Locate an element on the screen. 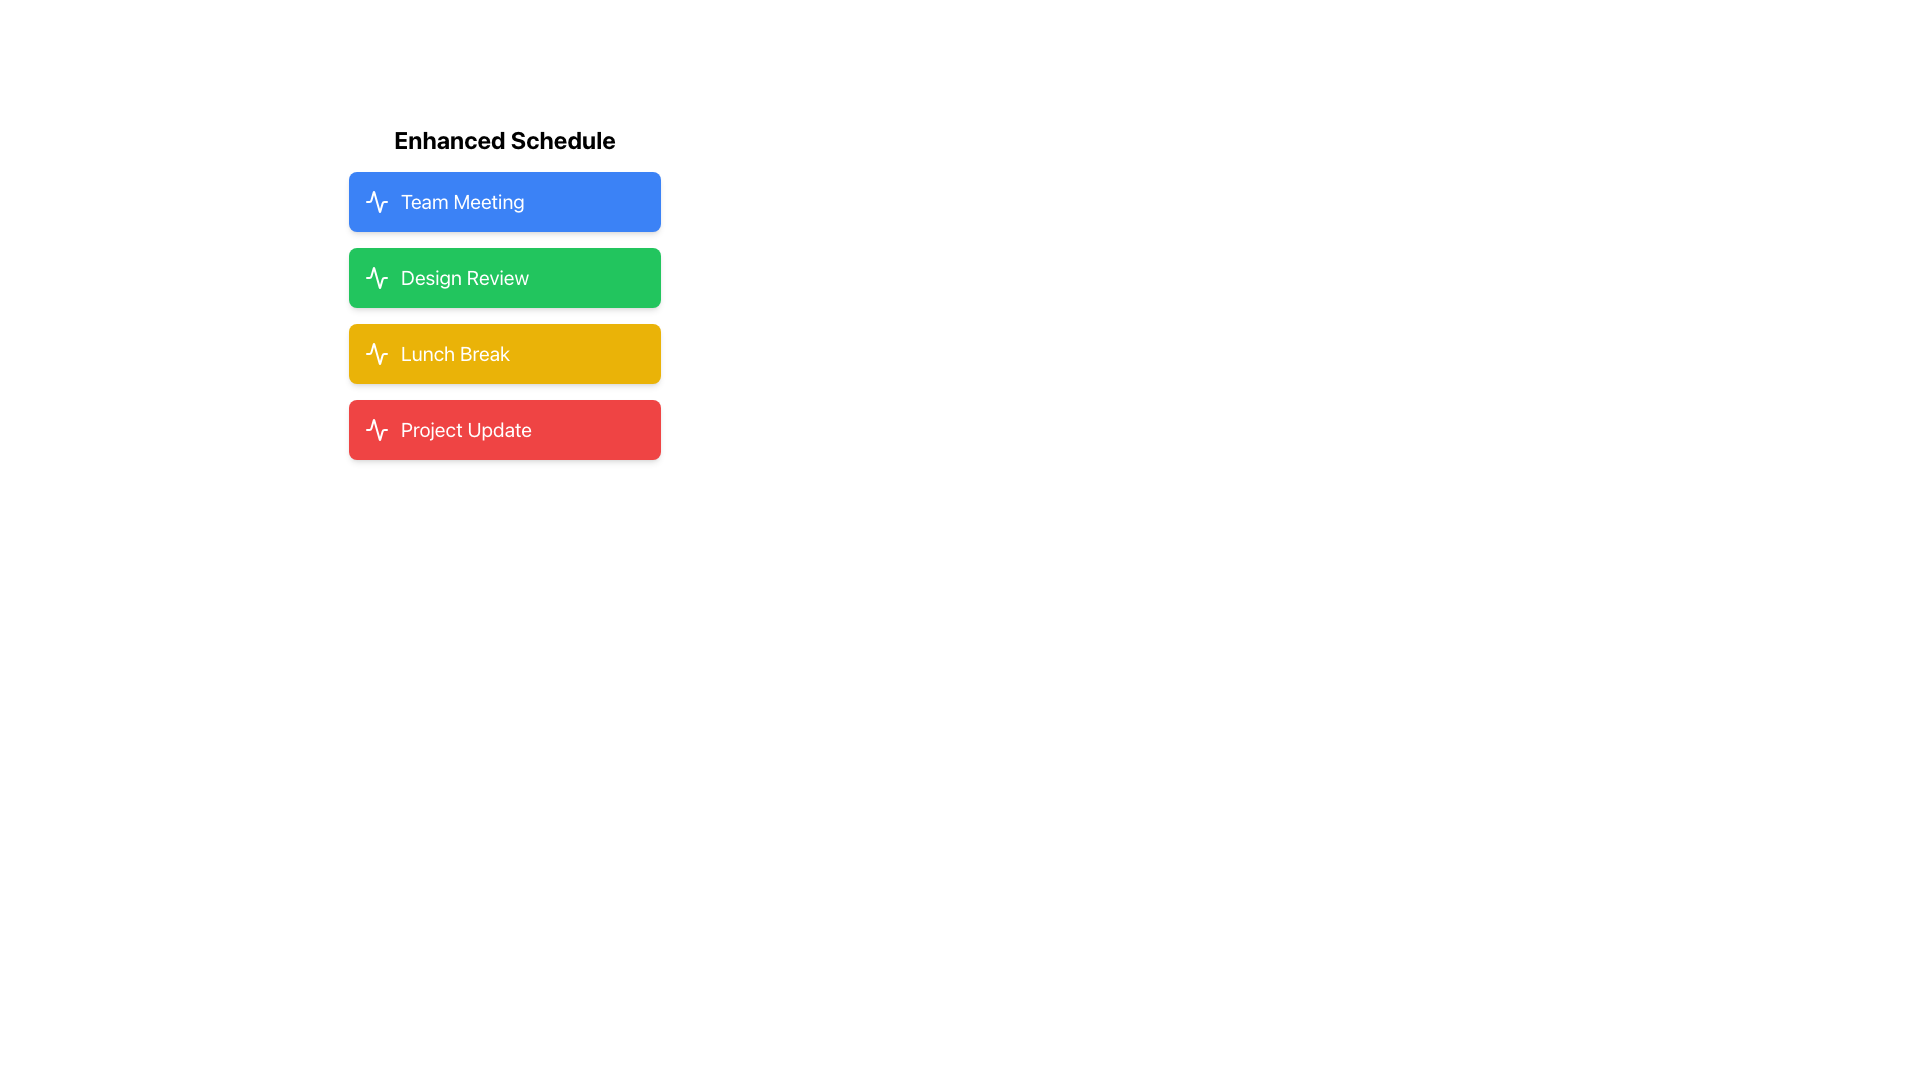  the decorative waveform icon with a green stroke color located inside the 'Design Review' button under 'Enhanced Schedule.' is located at coordinates (377, 277).